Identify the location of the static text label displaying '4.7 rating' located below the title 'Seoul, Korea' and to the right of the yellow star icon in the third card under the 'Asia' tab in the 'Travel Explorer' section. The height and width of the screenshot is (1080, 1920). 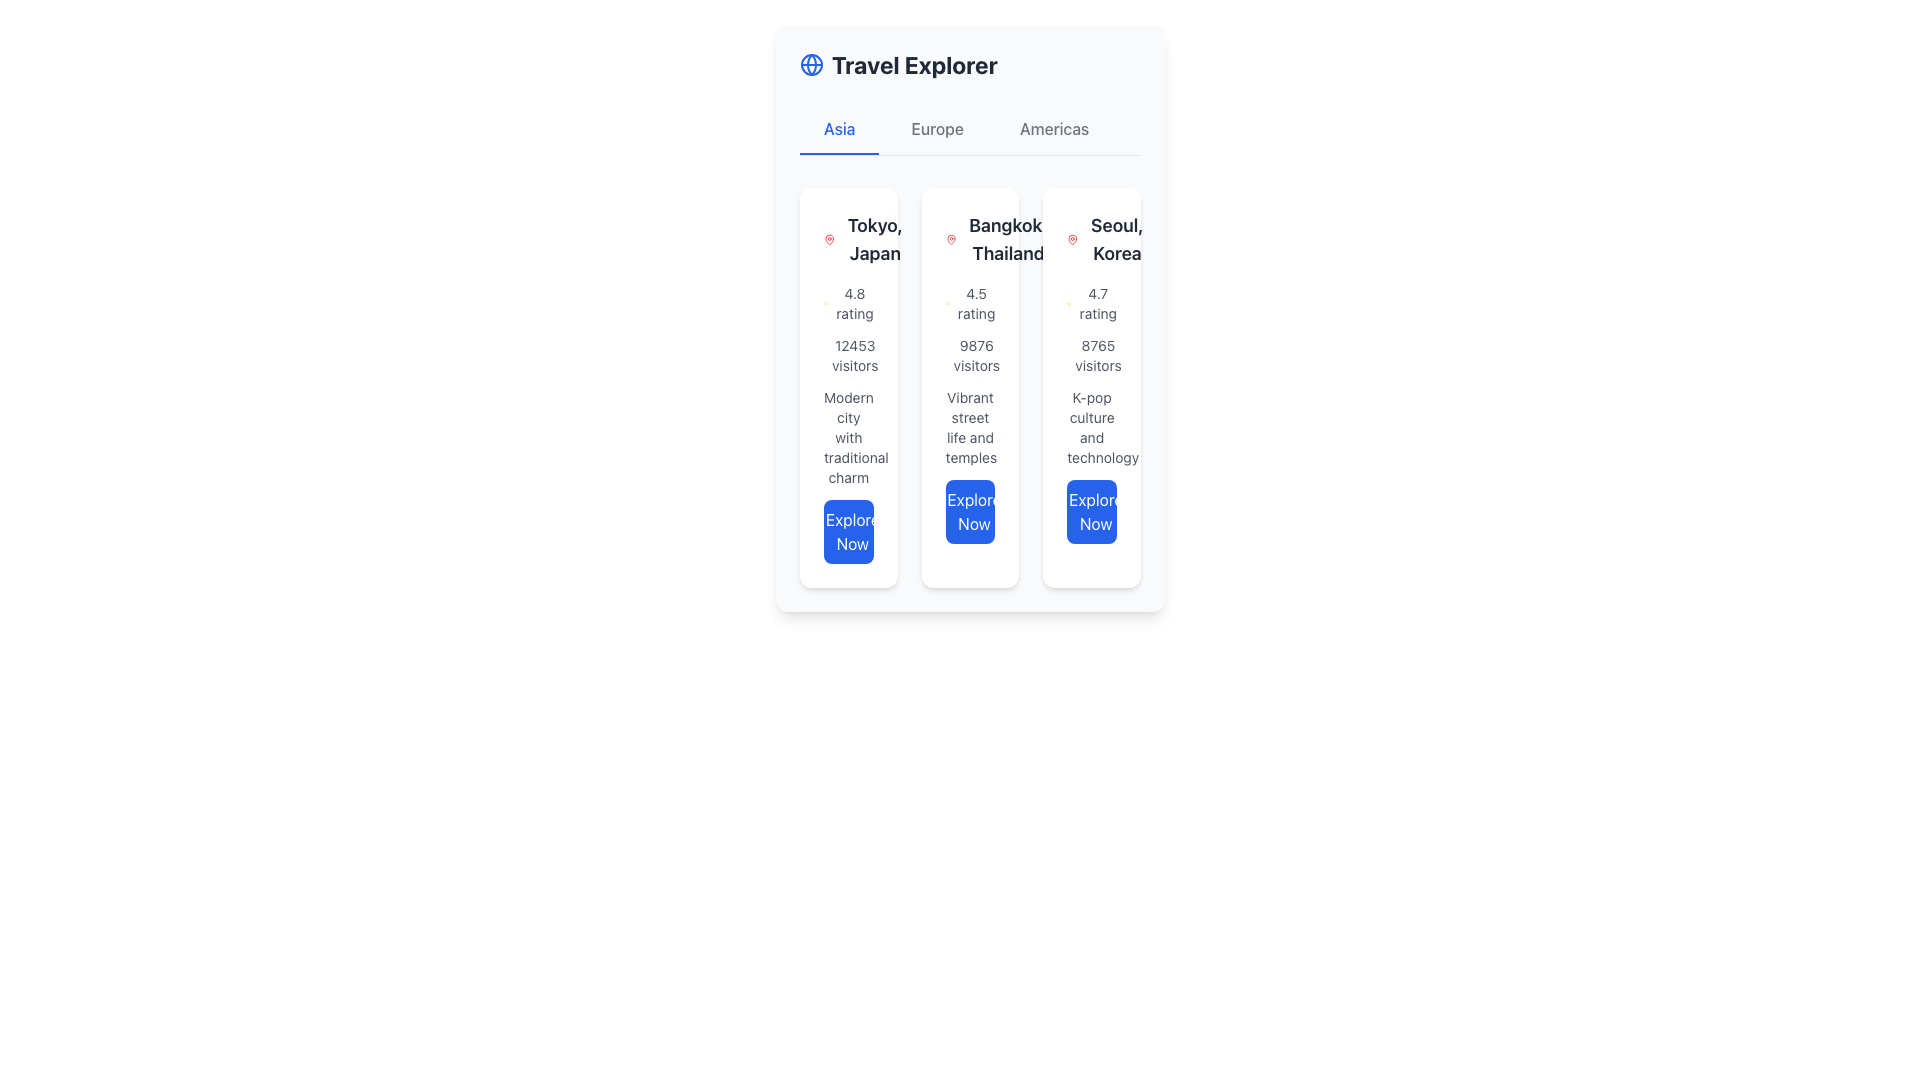
(1097, 304).